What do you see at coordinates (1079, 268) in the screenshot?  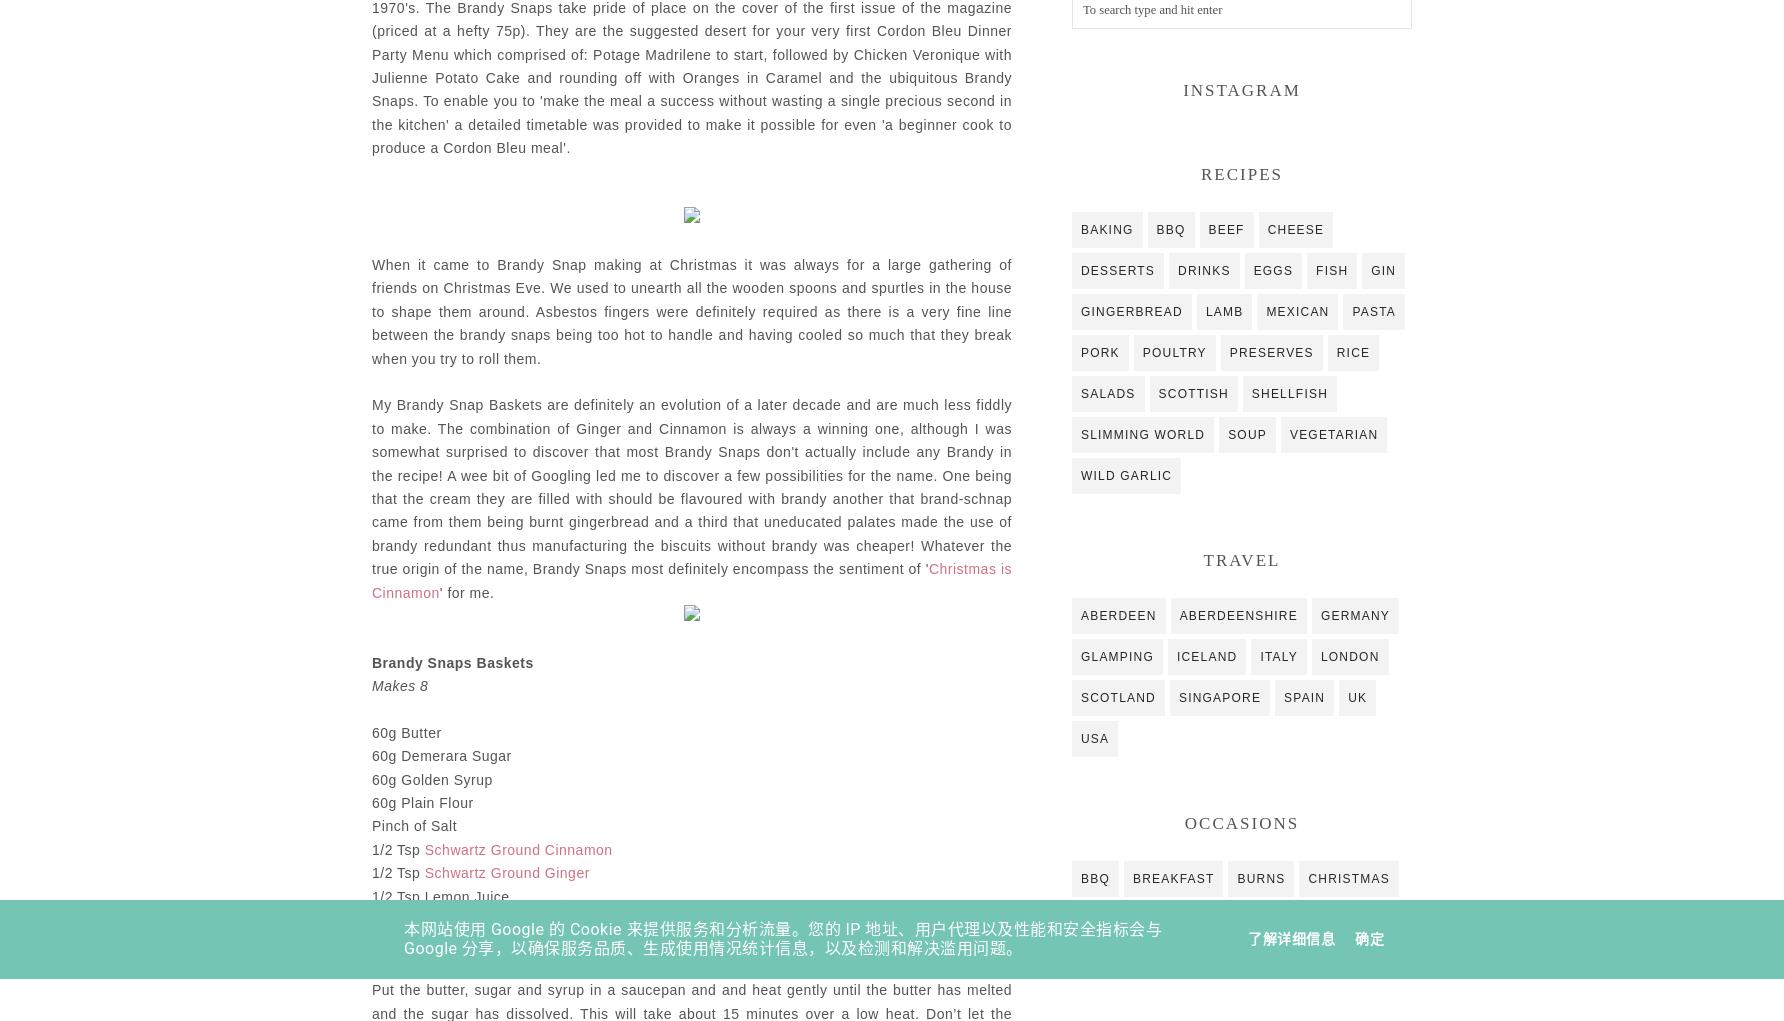 I see `'desserts'` at bounding box center [1079, 268].